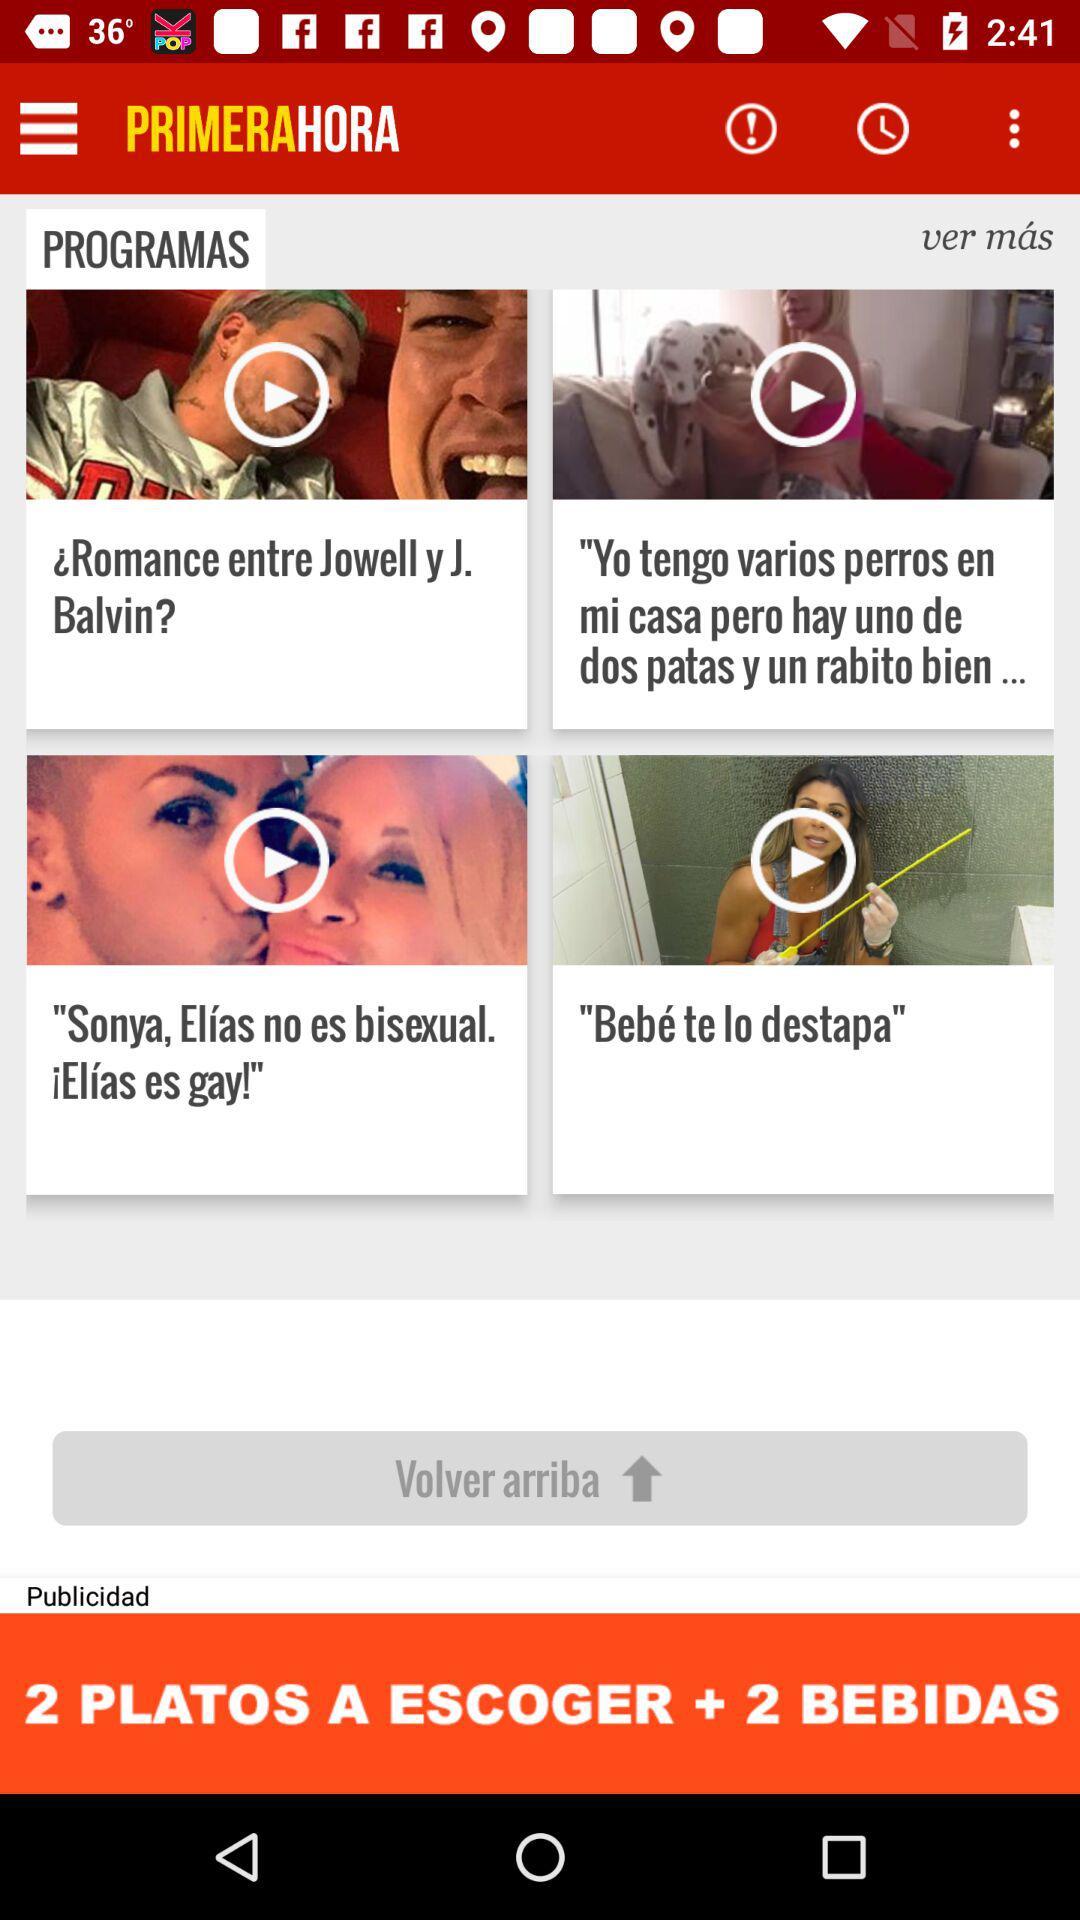  What do you see at coordinates (47, 127) in the screenshot?
I see `menu` at bounding box center [47, 127].